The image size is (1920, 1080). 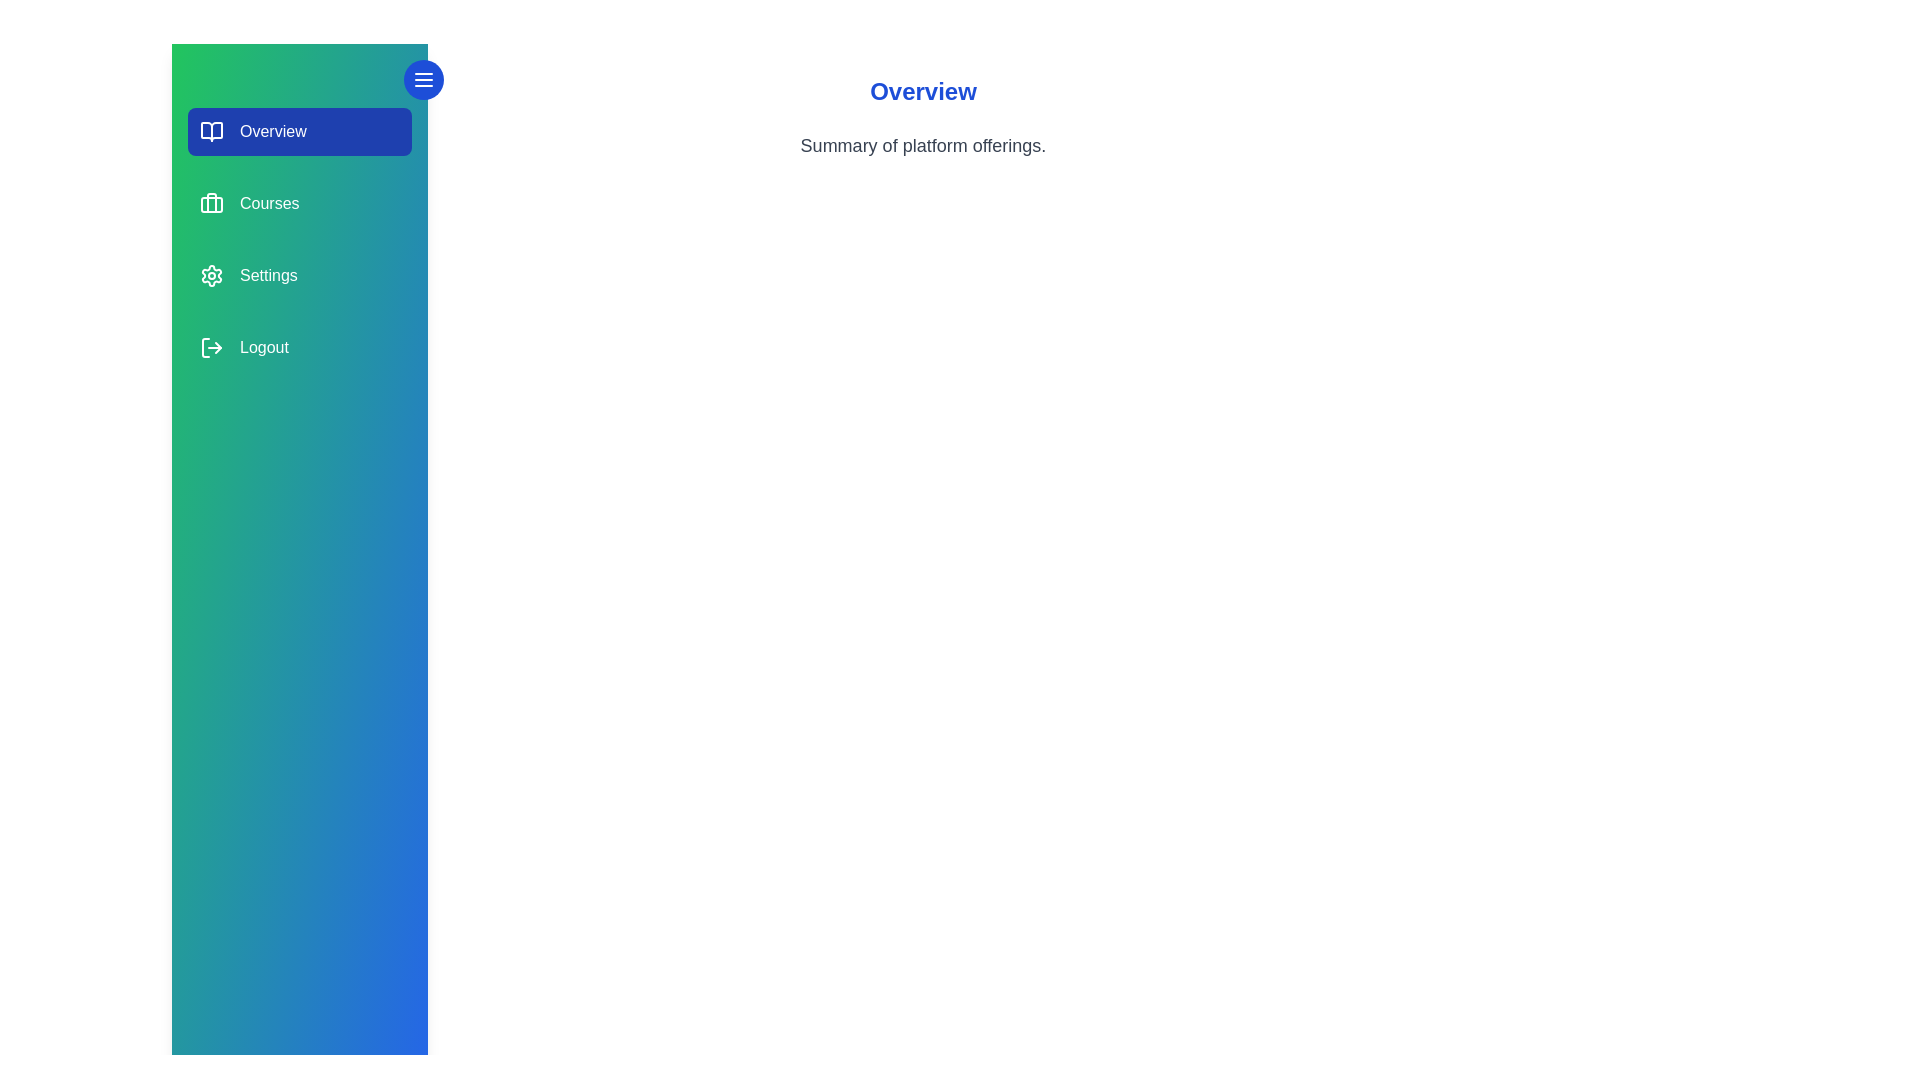 What do you see at coordinates (298, 346) in the screenshot?
I see `the section labeled Logout to view its hover effect` at bounding box center [298, 346].